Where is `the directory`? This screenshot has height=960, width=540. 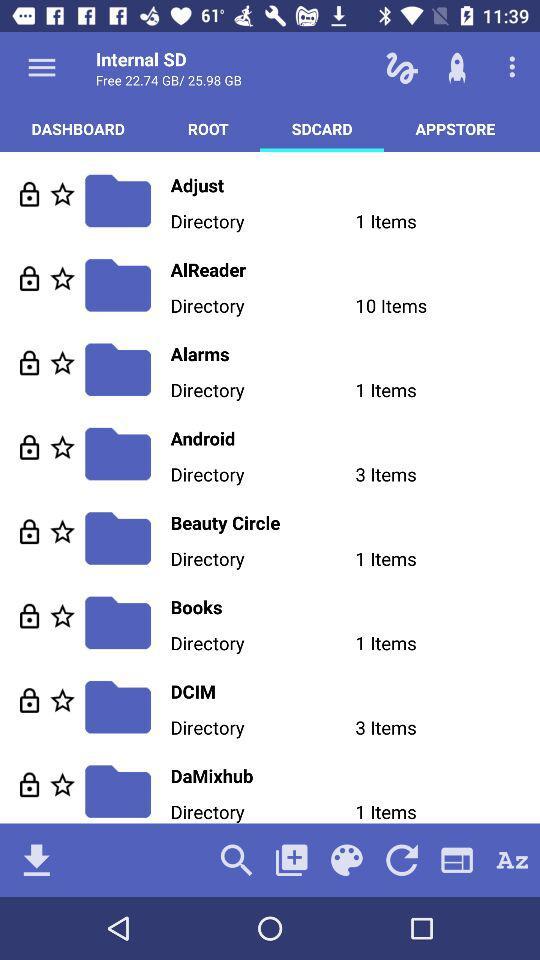
the directory is located at coordinates (62, 615).